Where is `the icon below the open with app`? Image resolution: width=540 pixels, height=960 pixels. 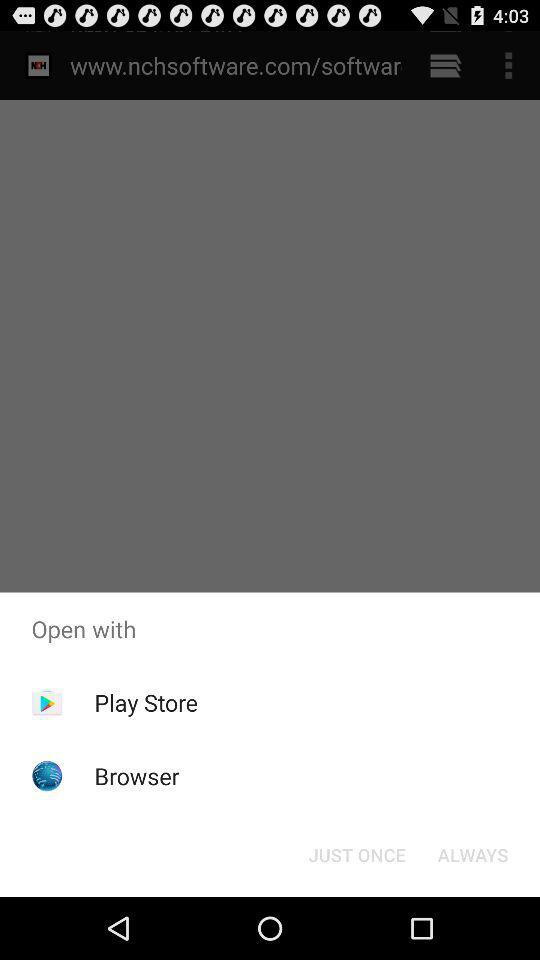 the icon below the open with app is located at coordinates (356, 853).